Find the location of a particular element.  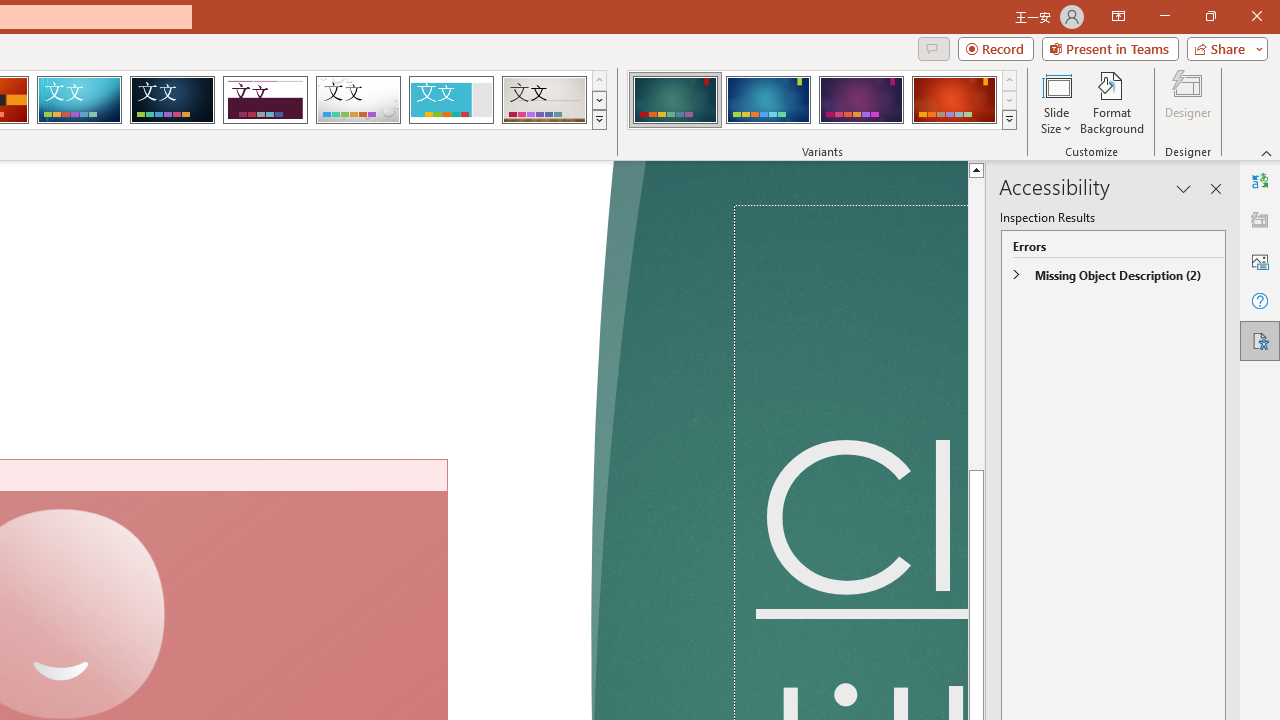

'Task Pane Options' is located at coordinates (1184, 189).